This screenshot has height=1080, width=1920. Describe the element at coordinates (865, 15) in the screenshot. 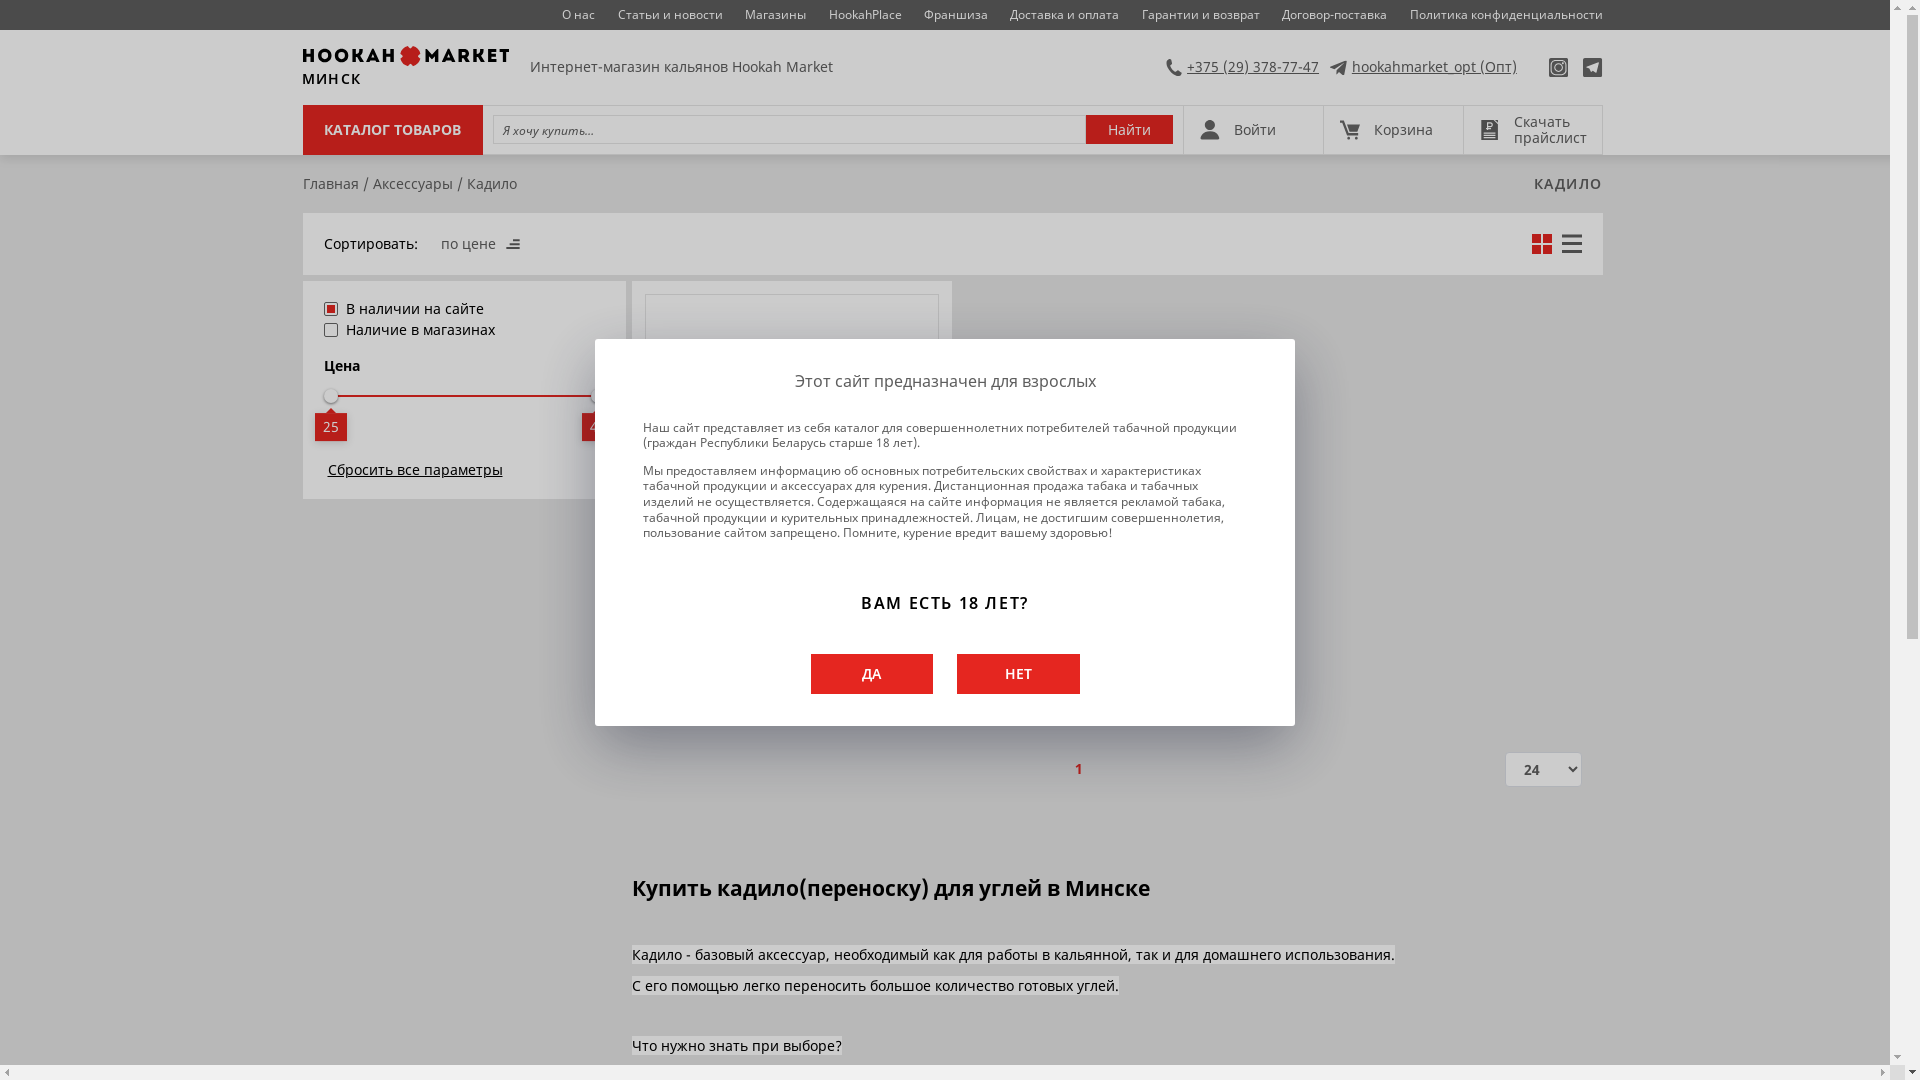

I see `'HookahPlace'` at that location.